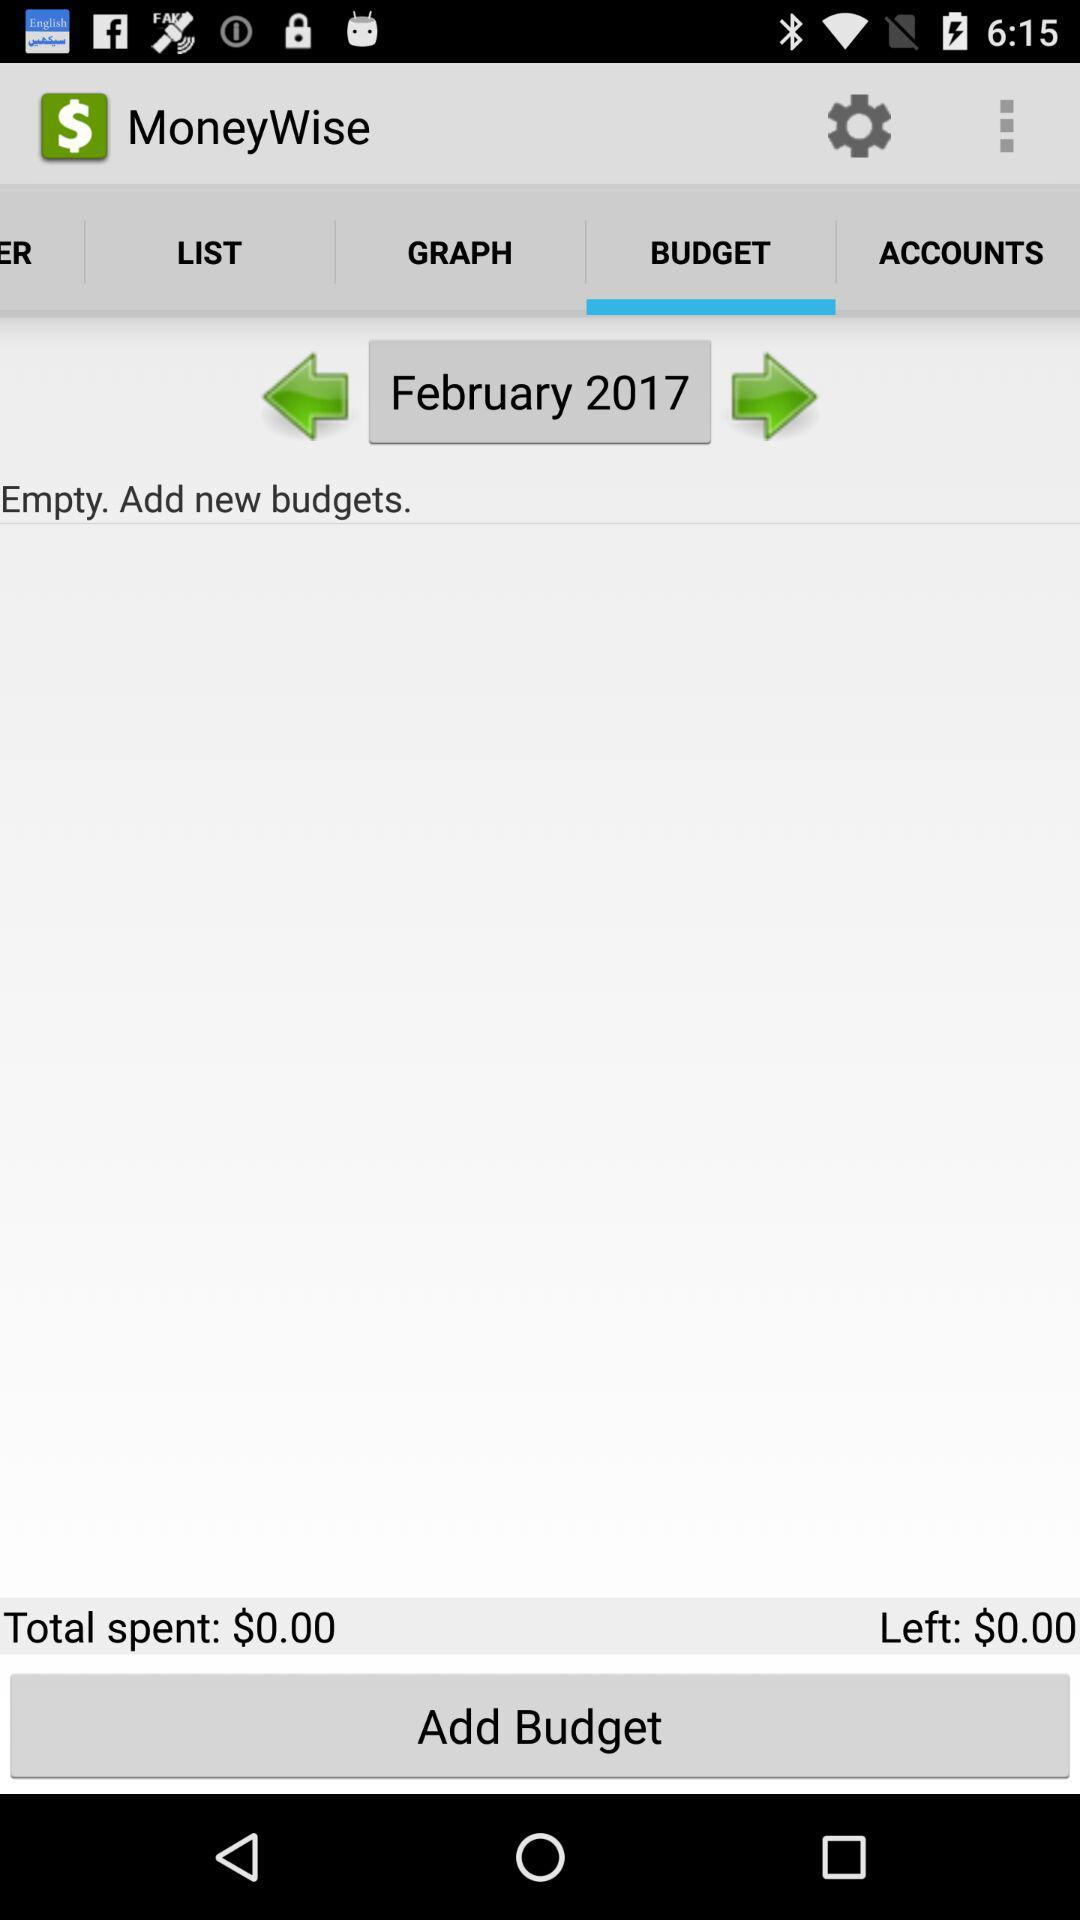 The image size is (1080, 1920). Describe the element at coordinates (540, 1724) in the screenshot. I see `add budget button` at that location.